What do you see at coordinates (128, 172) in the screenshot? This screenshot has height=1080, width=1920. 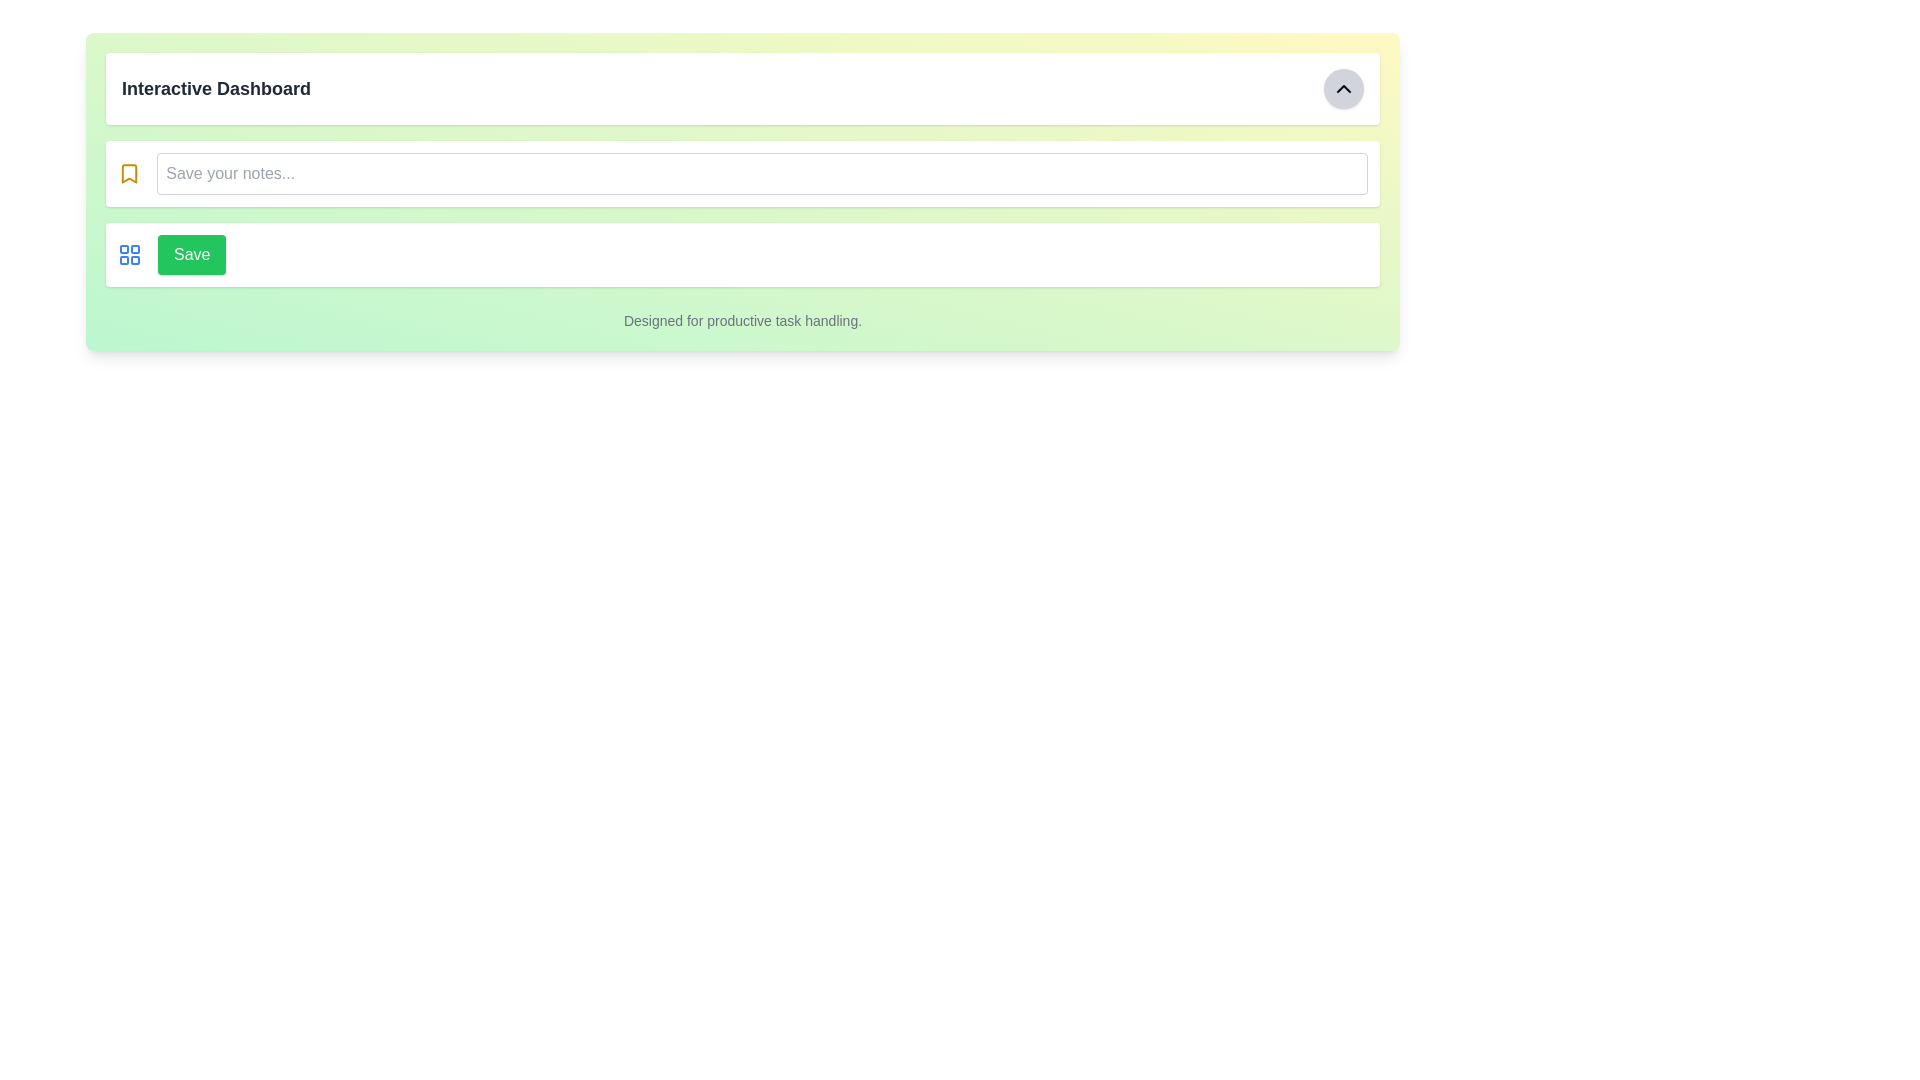 I see `the unique yellow-outlined bookmark icon located to the left of the 'Save your notes...' input field in the Interactive Dashboard` at bounding box center [128, 172].